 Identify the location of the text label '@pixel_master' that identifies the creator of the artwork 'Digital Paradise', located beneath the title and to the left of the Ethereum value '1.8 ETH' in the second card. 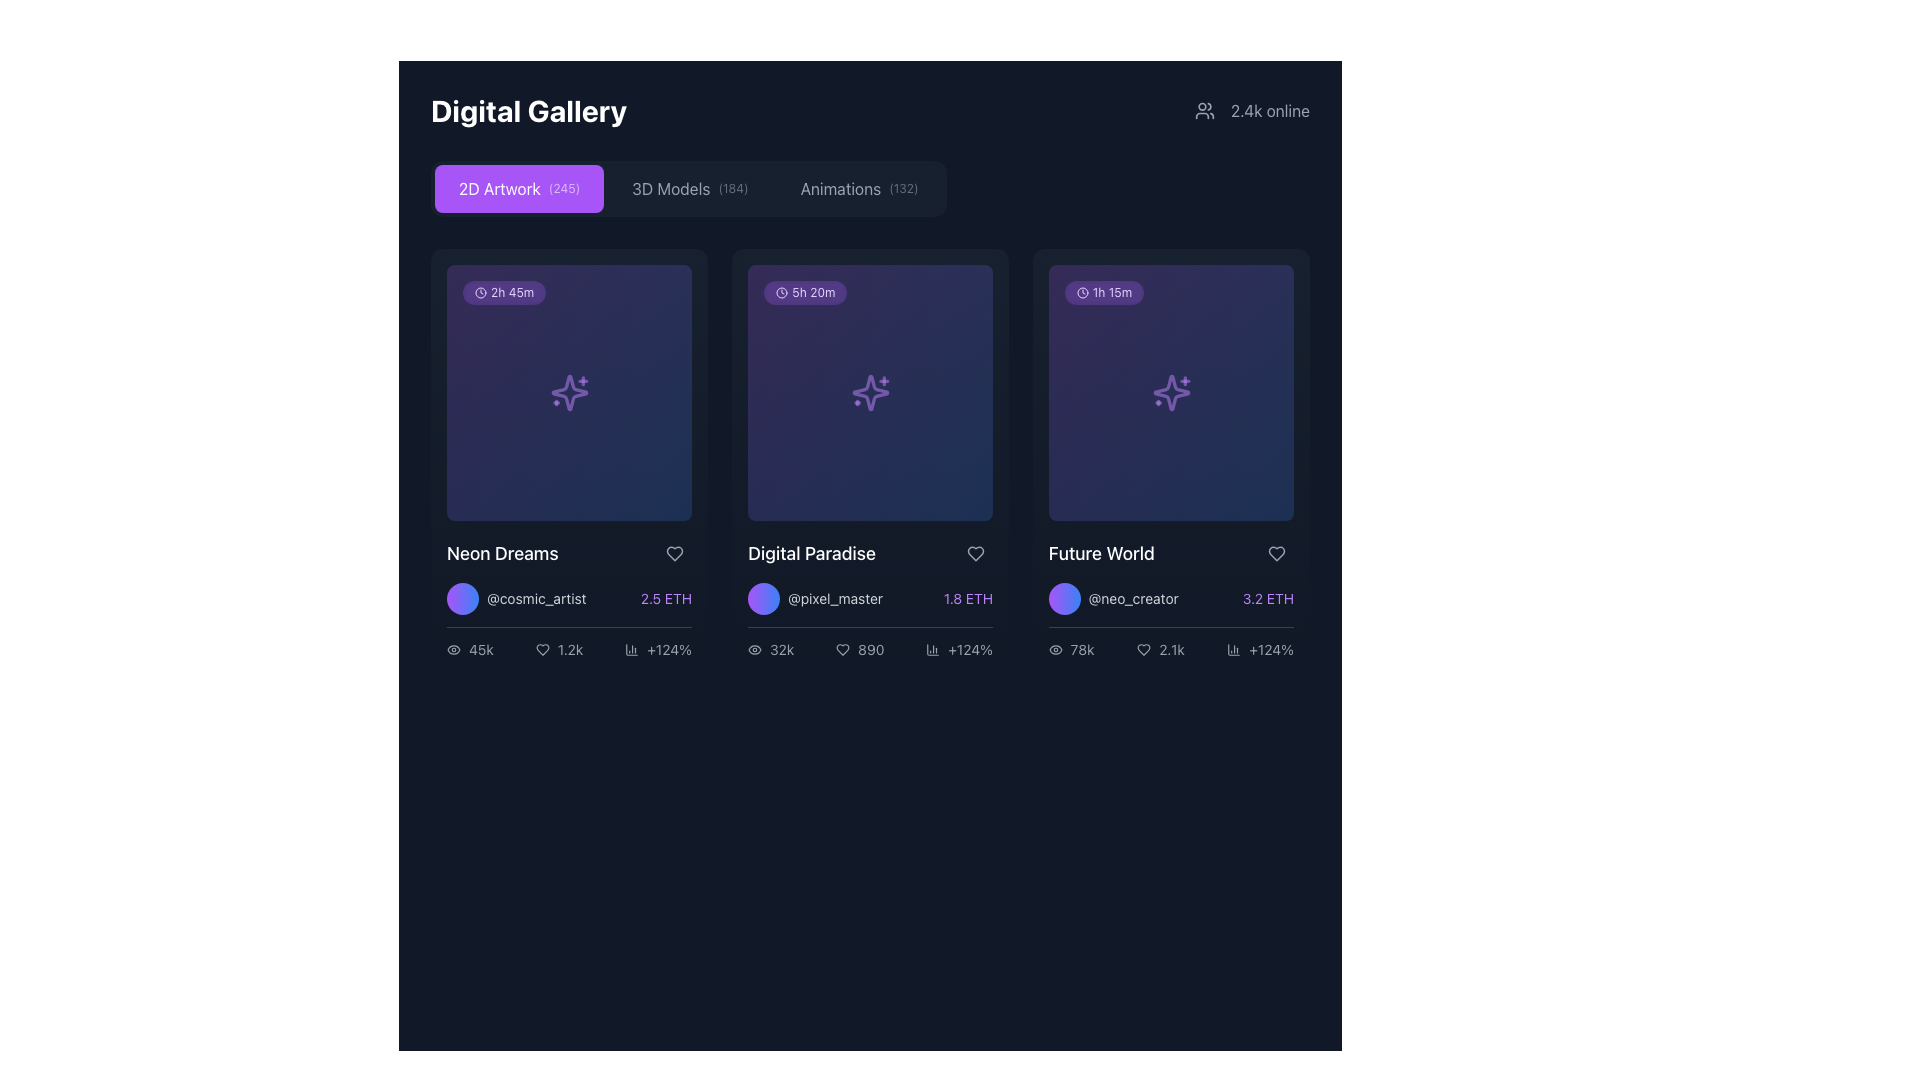
(815, 597).